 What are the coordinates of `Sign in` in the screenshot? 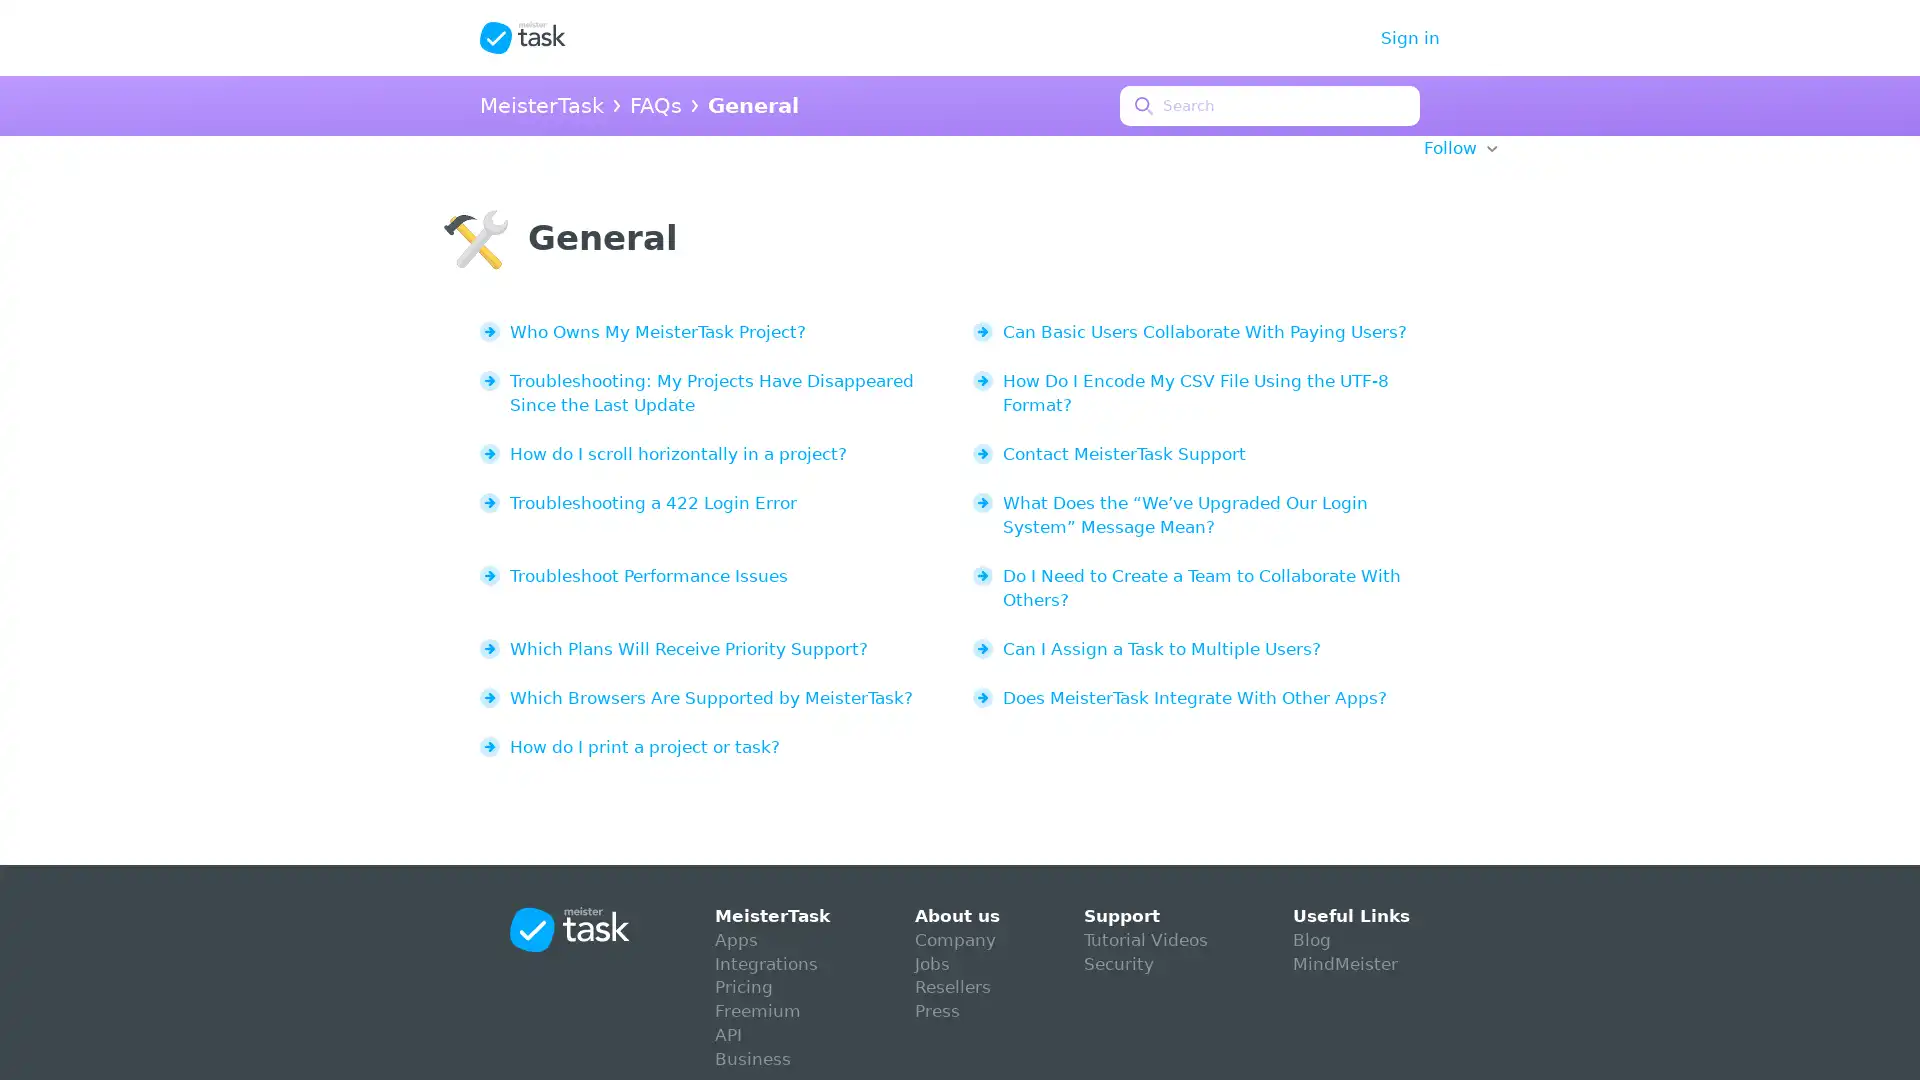 It's located at (1409, 38).